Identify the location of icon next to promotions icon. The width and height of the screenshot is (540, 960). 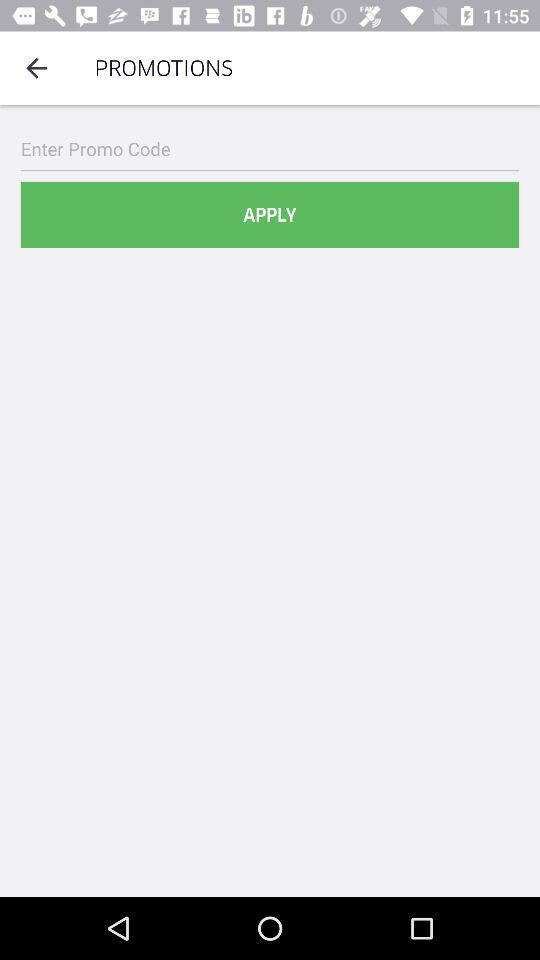
(36, 68).